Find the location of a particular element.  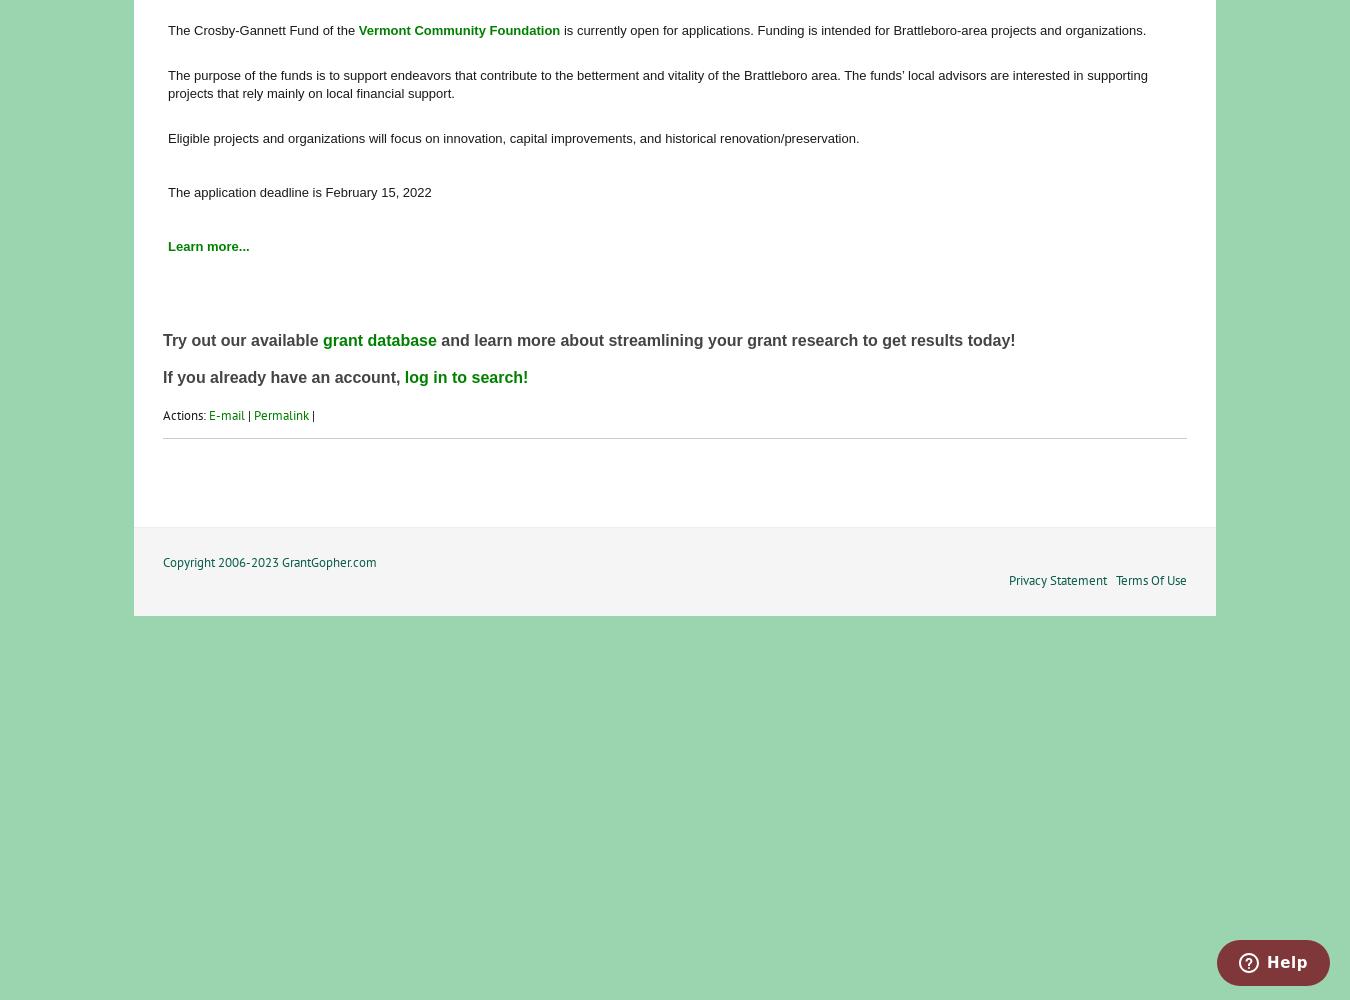

'is currently open for  applications.  Funding is intended for Brattleboro-area projects and  organizations.' is located at coordinates (853, 29).